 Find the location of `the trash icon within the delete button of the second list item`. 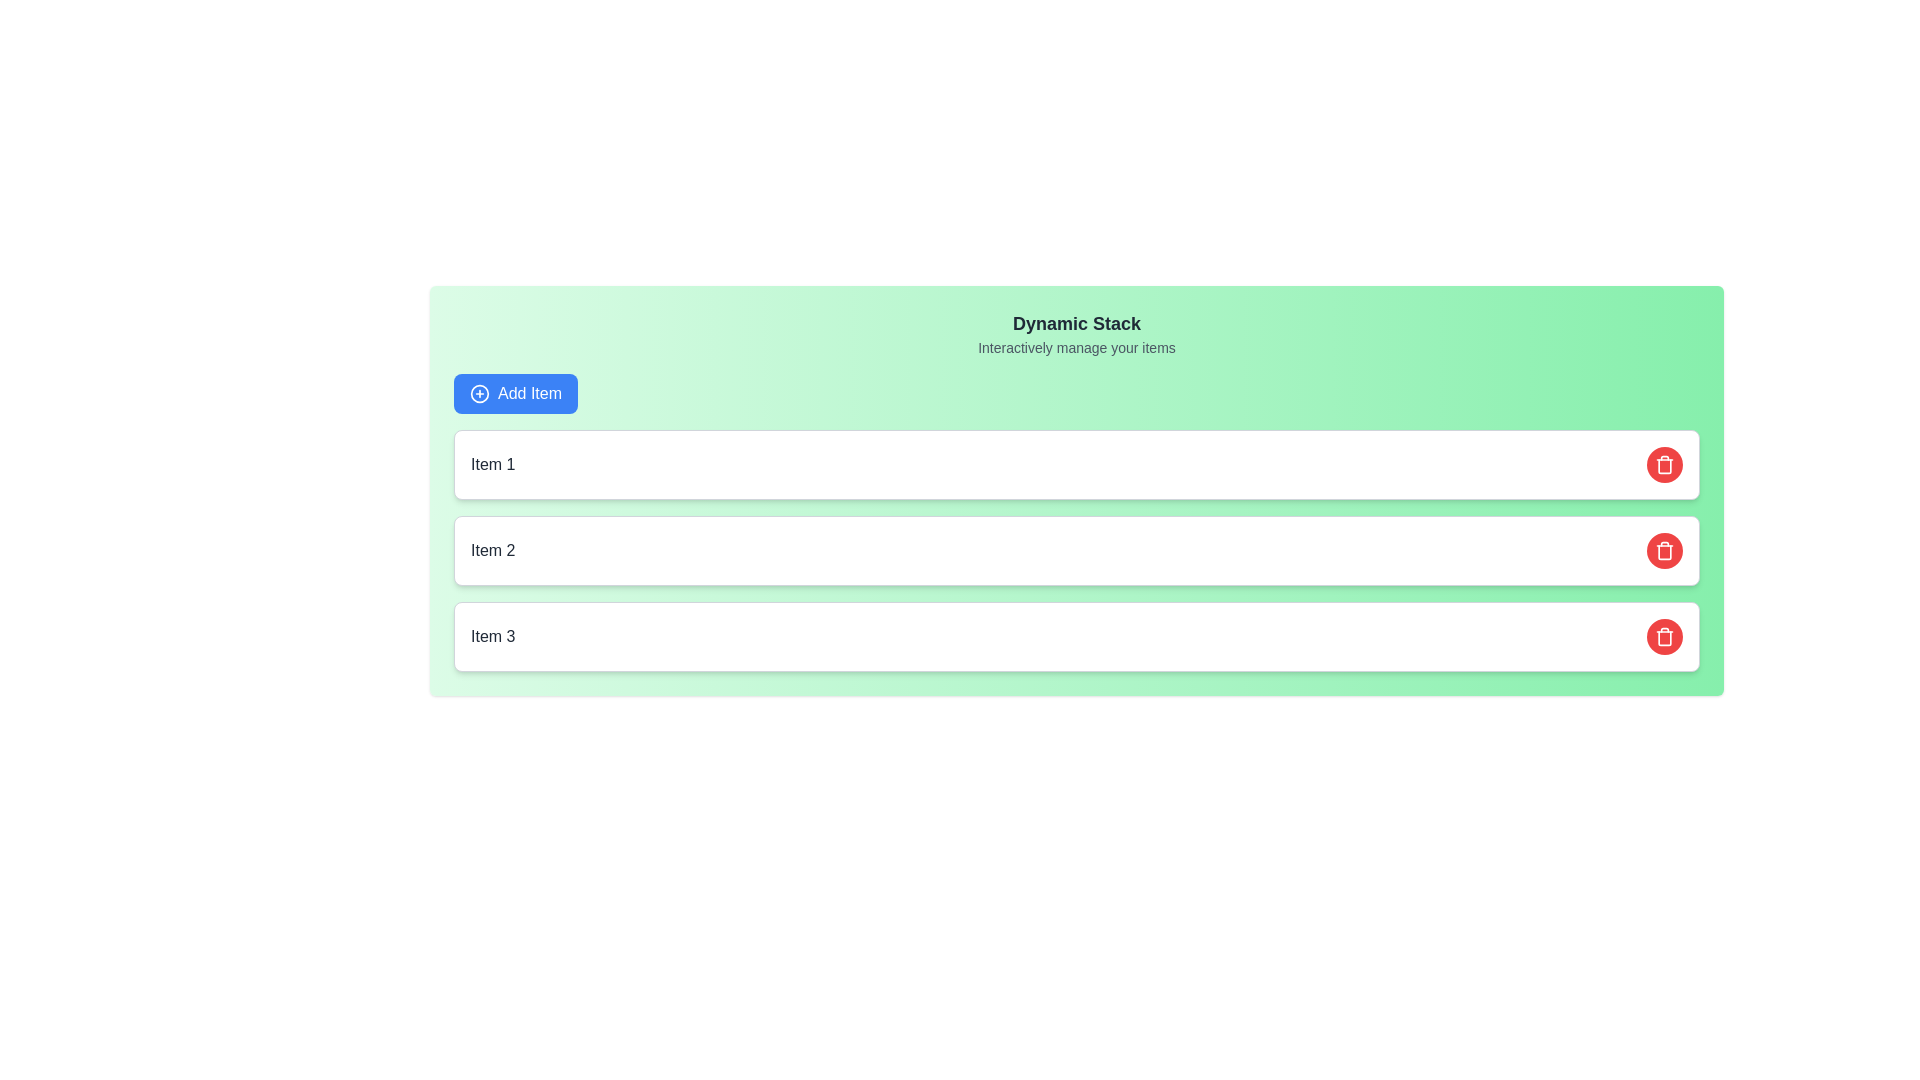

the trash icon within the delete button of the second list item is located at coordinates (1665, 551).